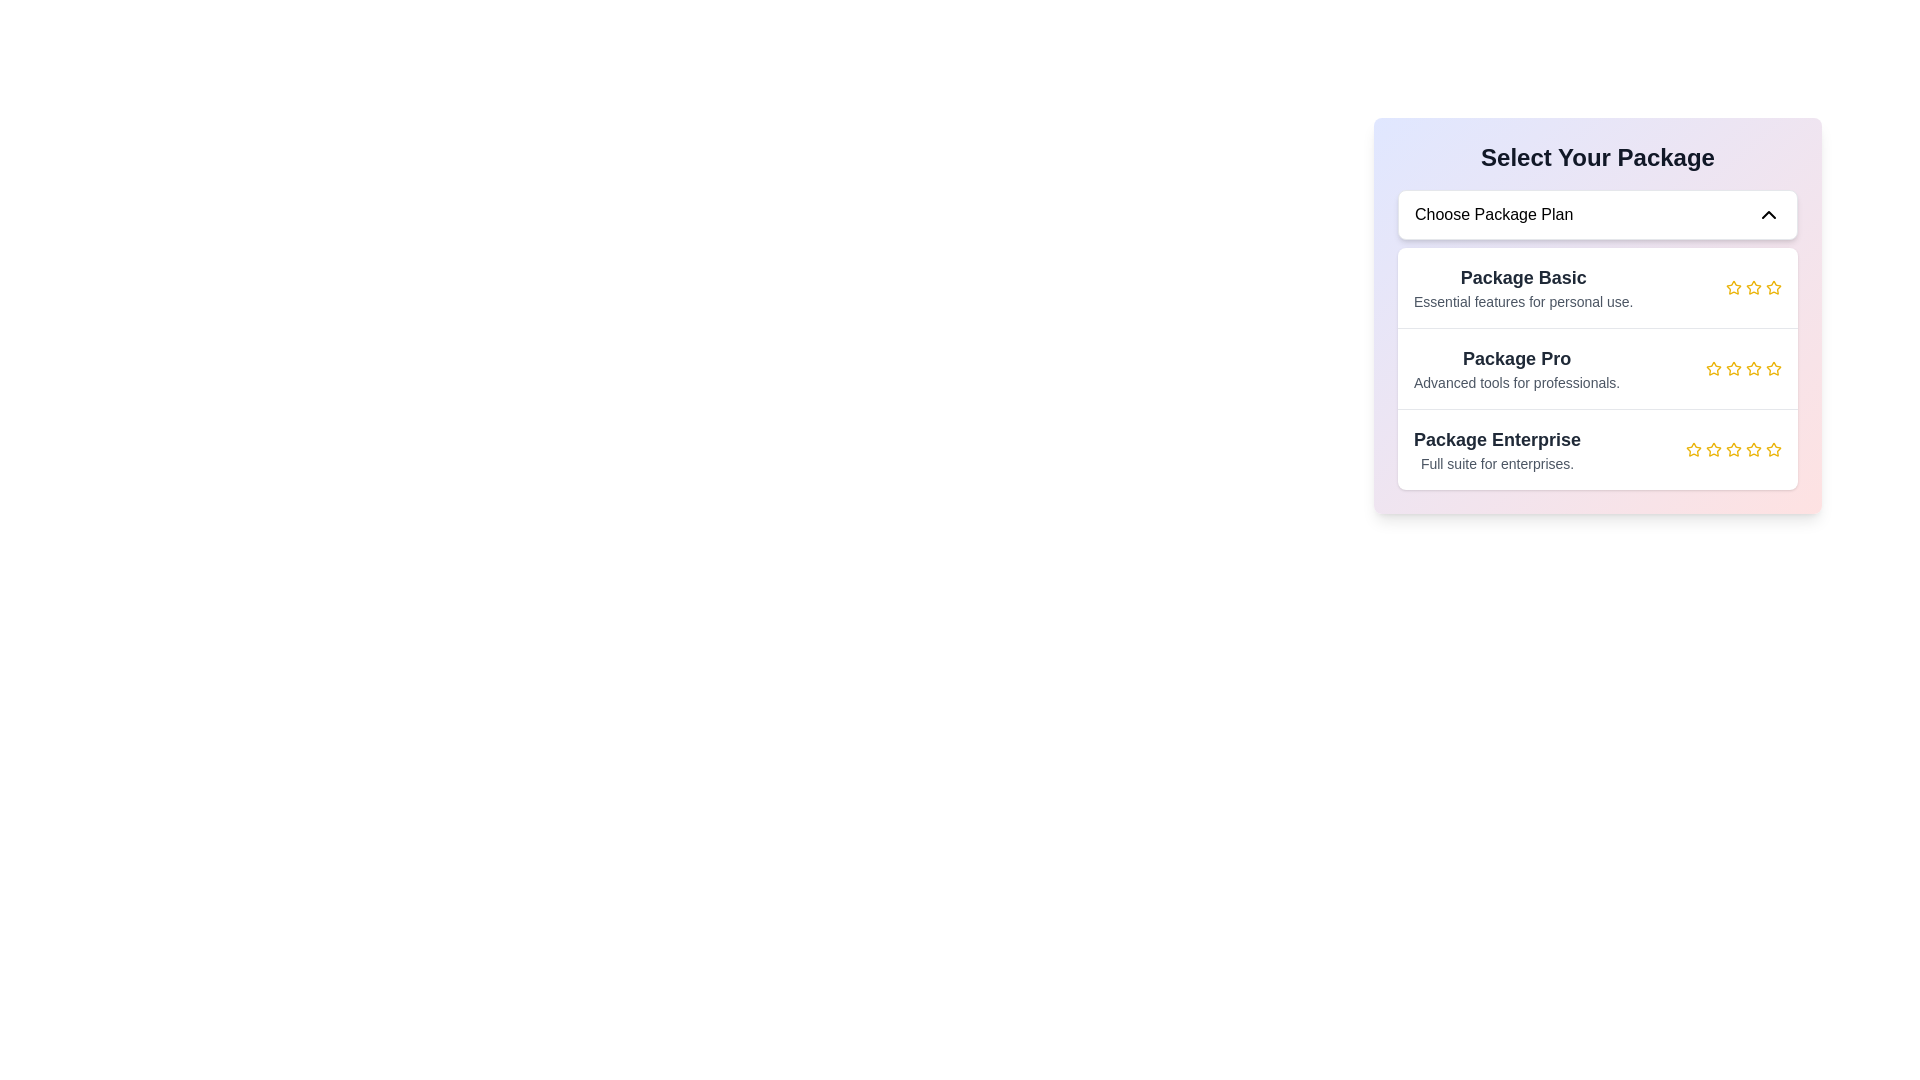 This screenshot has width=1920, height=1080. I want to click on the fifth yellow star-shaped rating icon, which is styled with a stroke outline and positioned next to the text 'Package Enterprise', so click(1774, 450).